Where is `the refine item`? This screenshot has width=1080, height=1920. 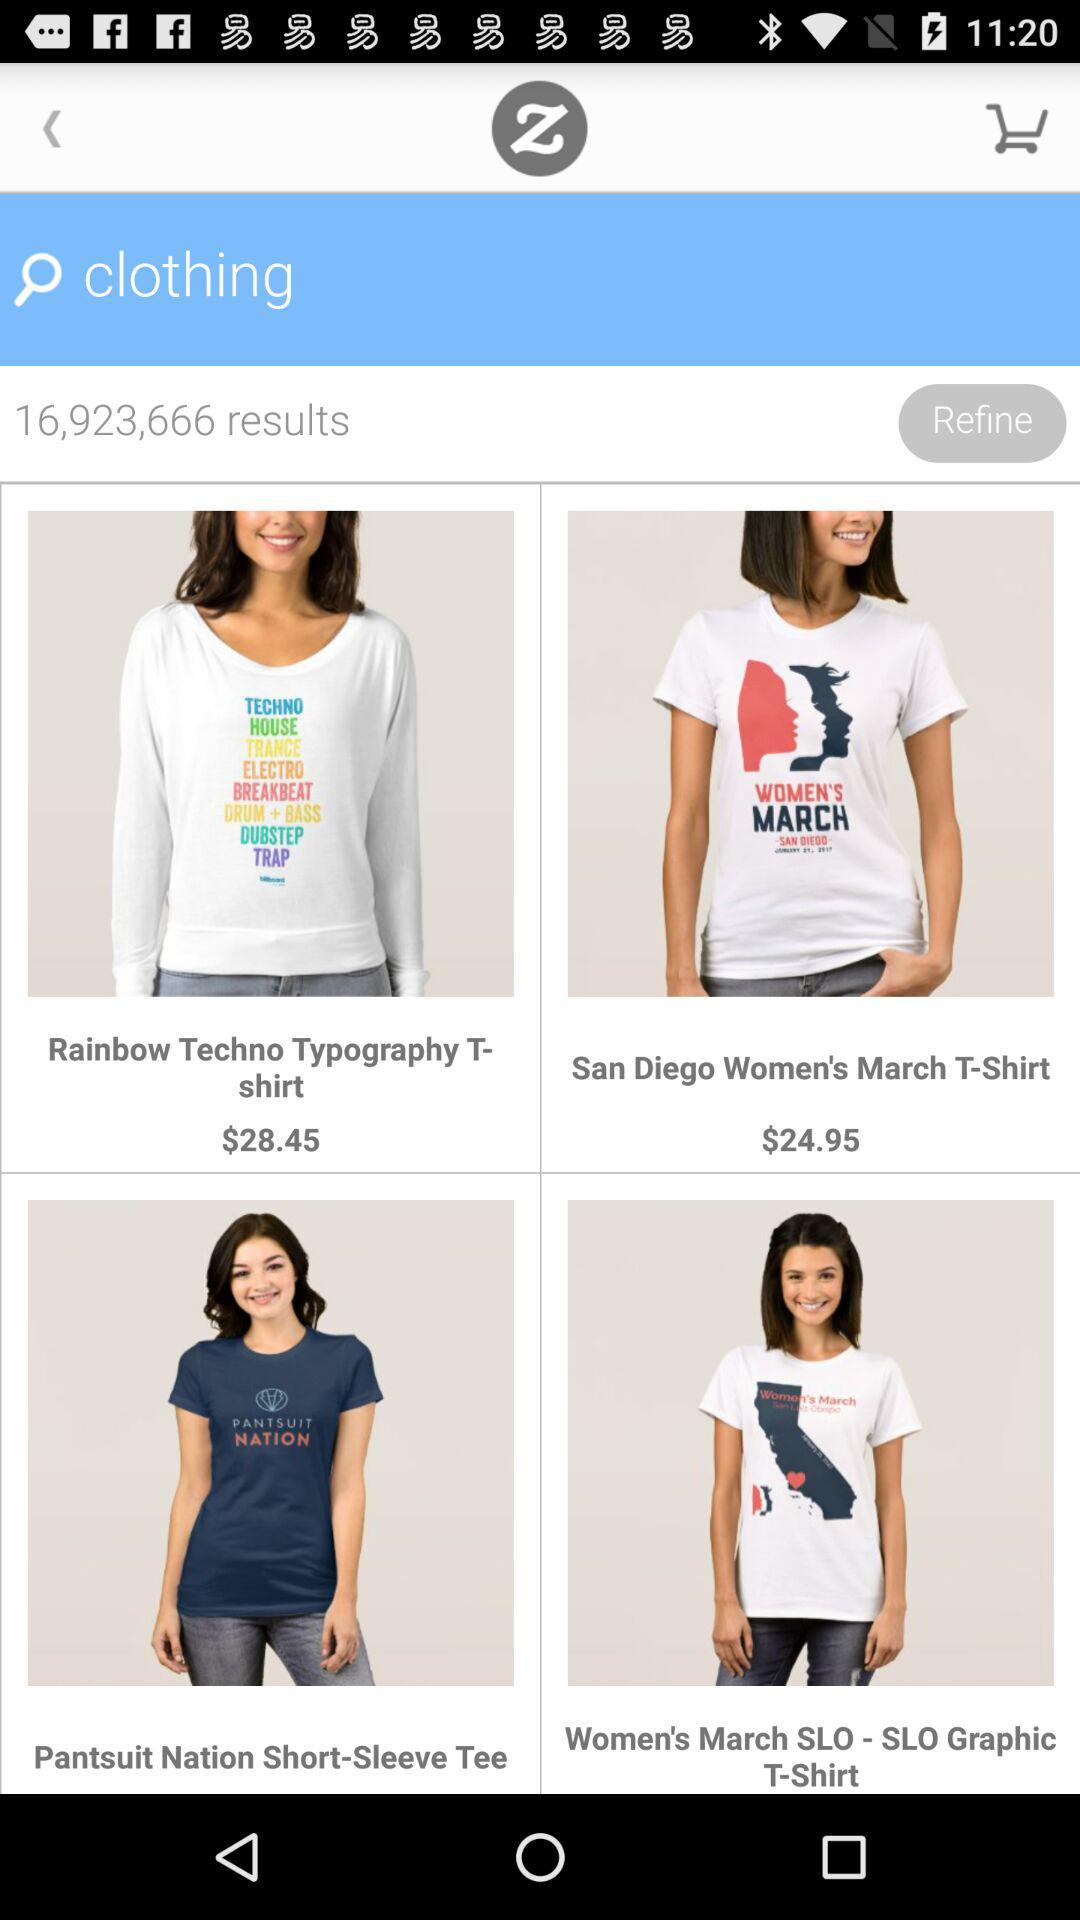
the refine item is located at coordinates (981, 422).